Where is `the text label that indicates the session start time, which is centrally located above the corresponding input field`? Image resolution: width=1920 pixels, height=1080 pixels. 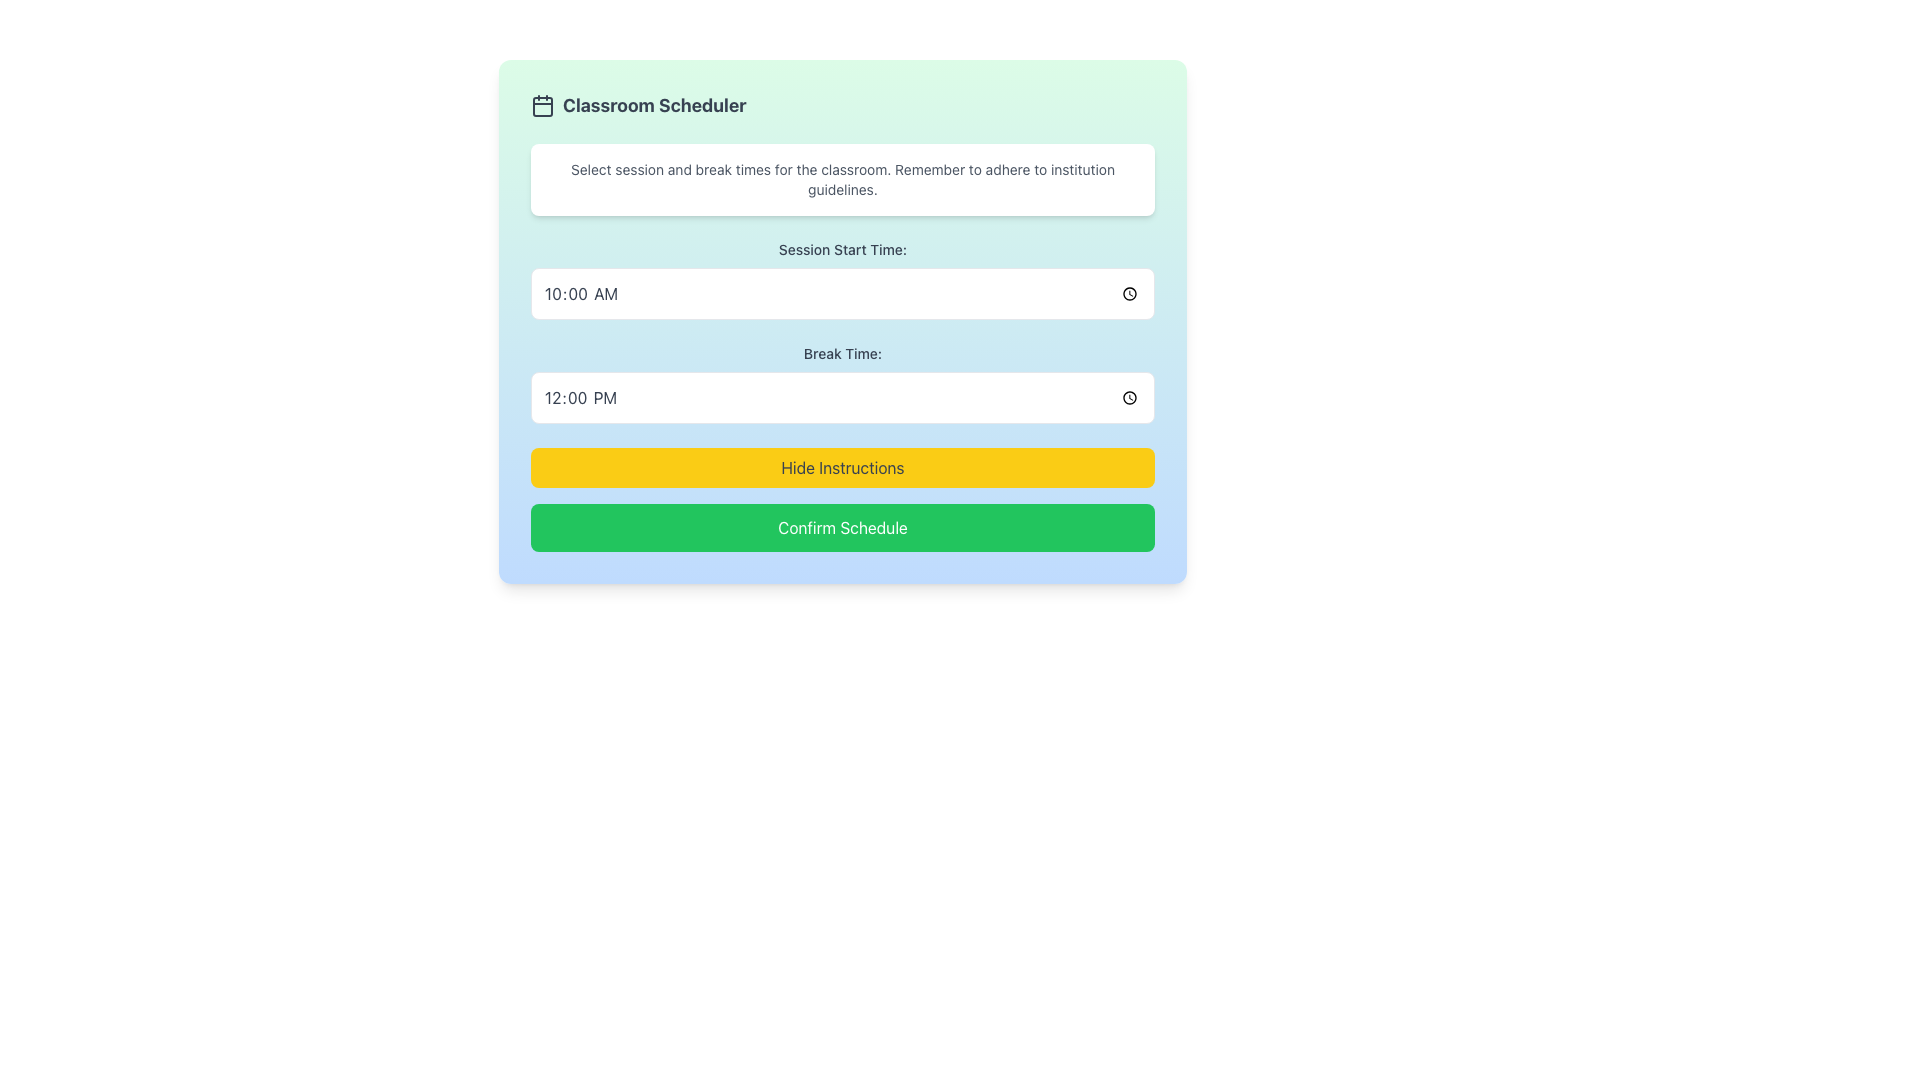
the text label that indicates the session start time, which is centrally located above the corresponding input field is located at coordinates (843, 249).